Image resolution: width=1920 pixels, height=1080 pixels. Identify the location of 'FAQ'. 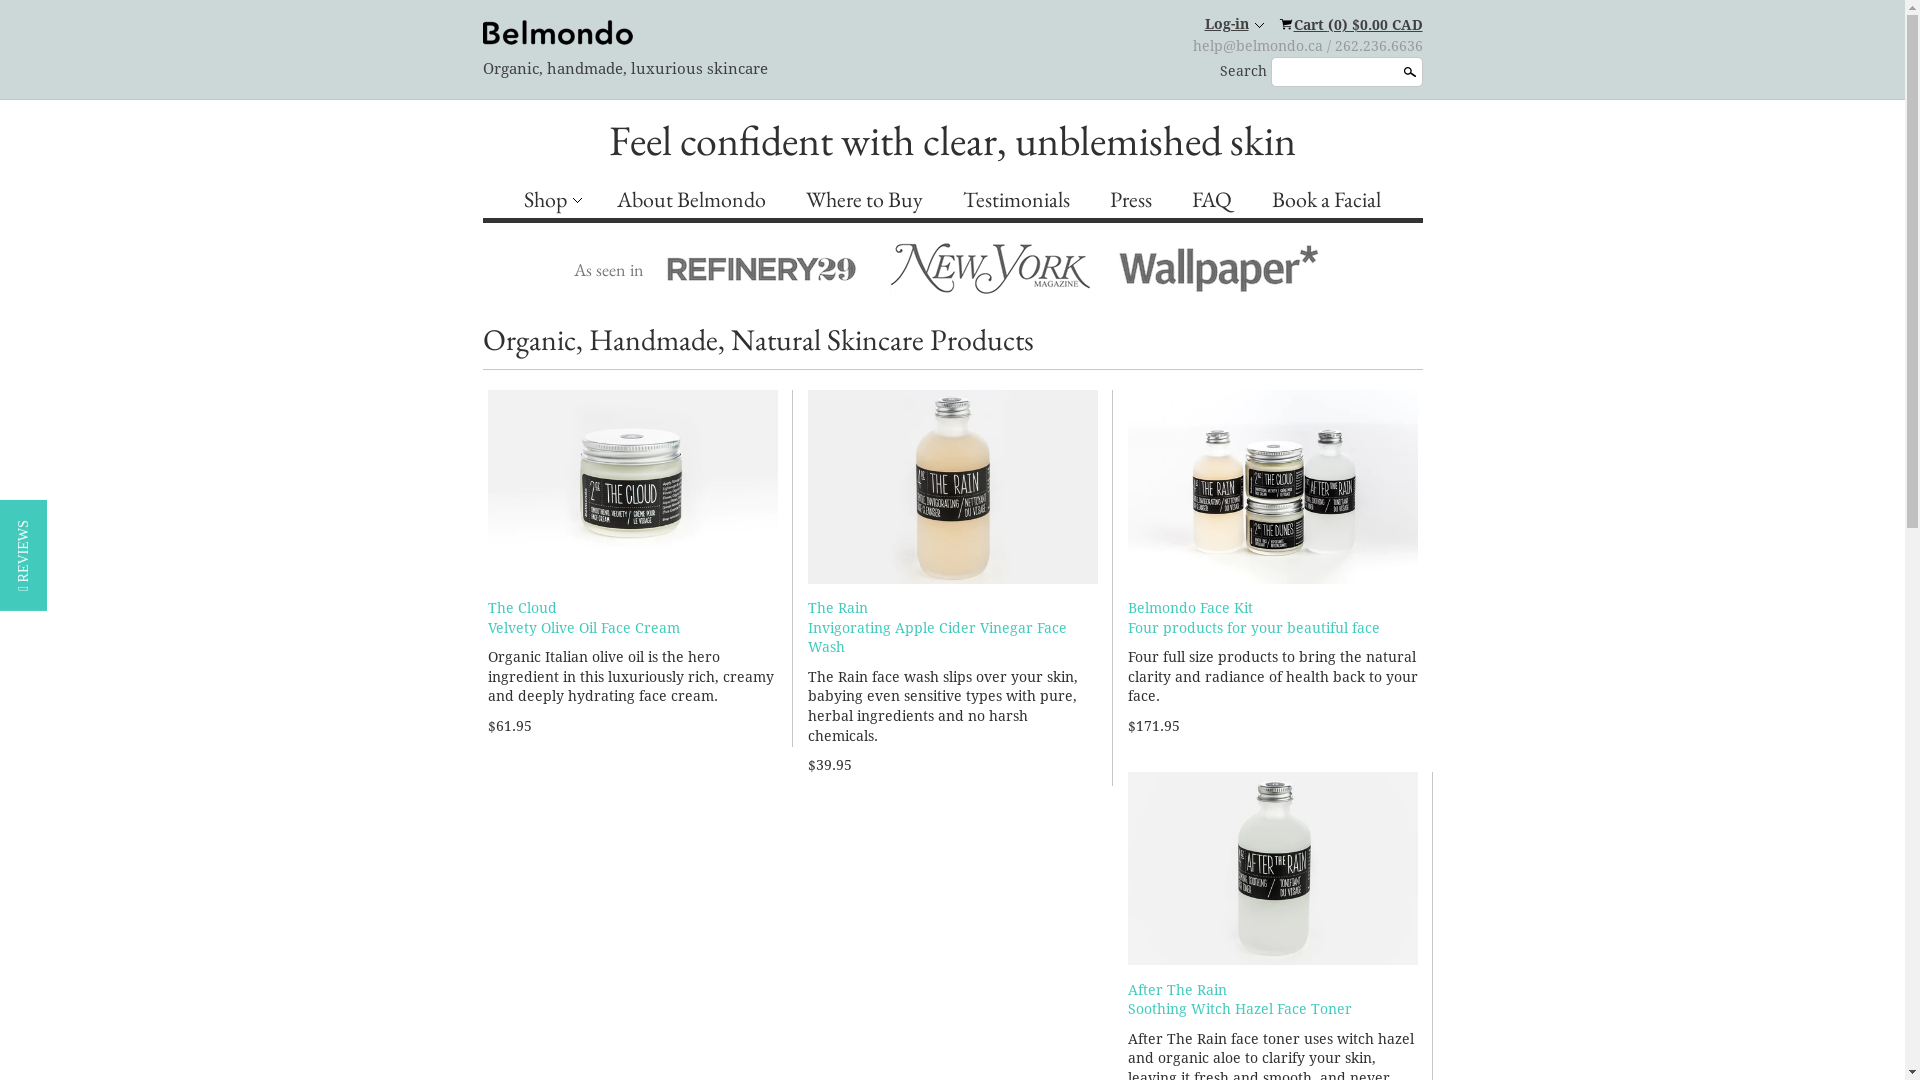
(1211, 200).